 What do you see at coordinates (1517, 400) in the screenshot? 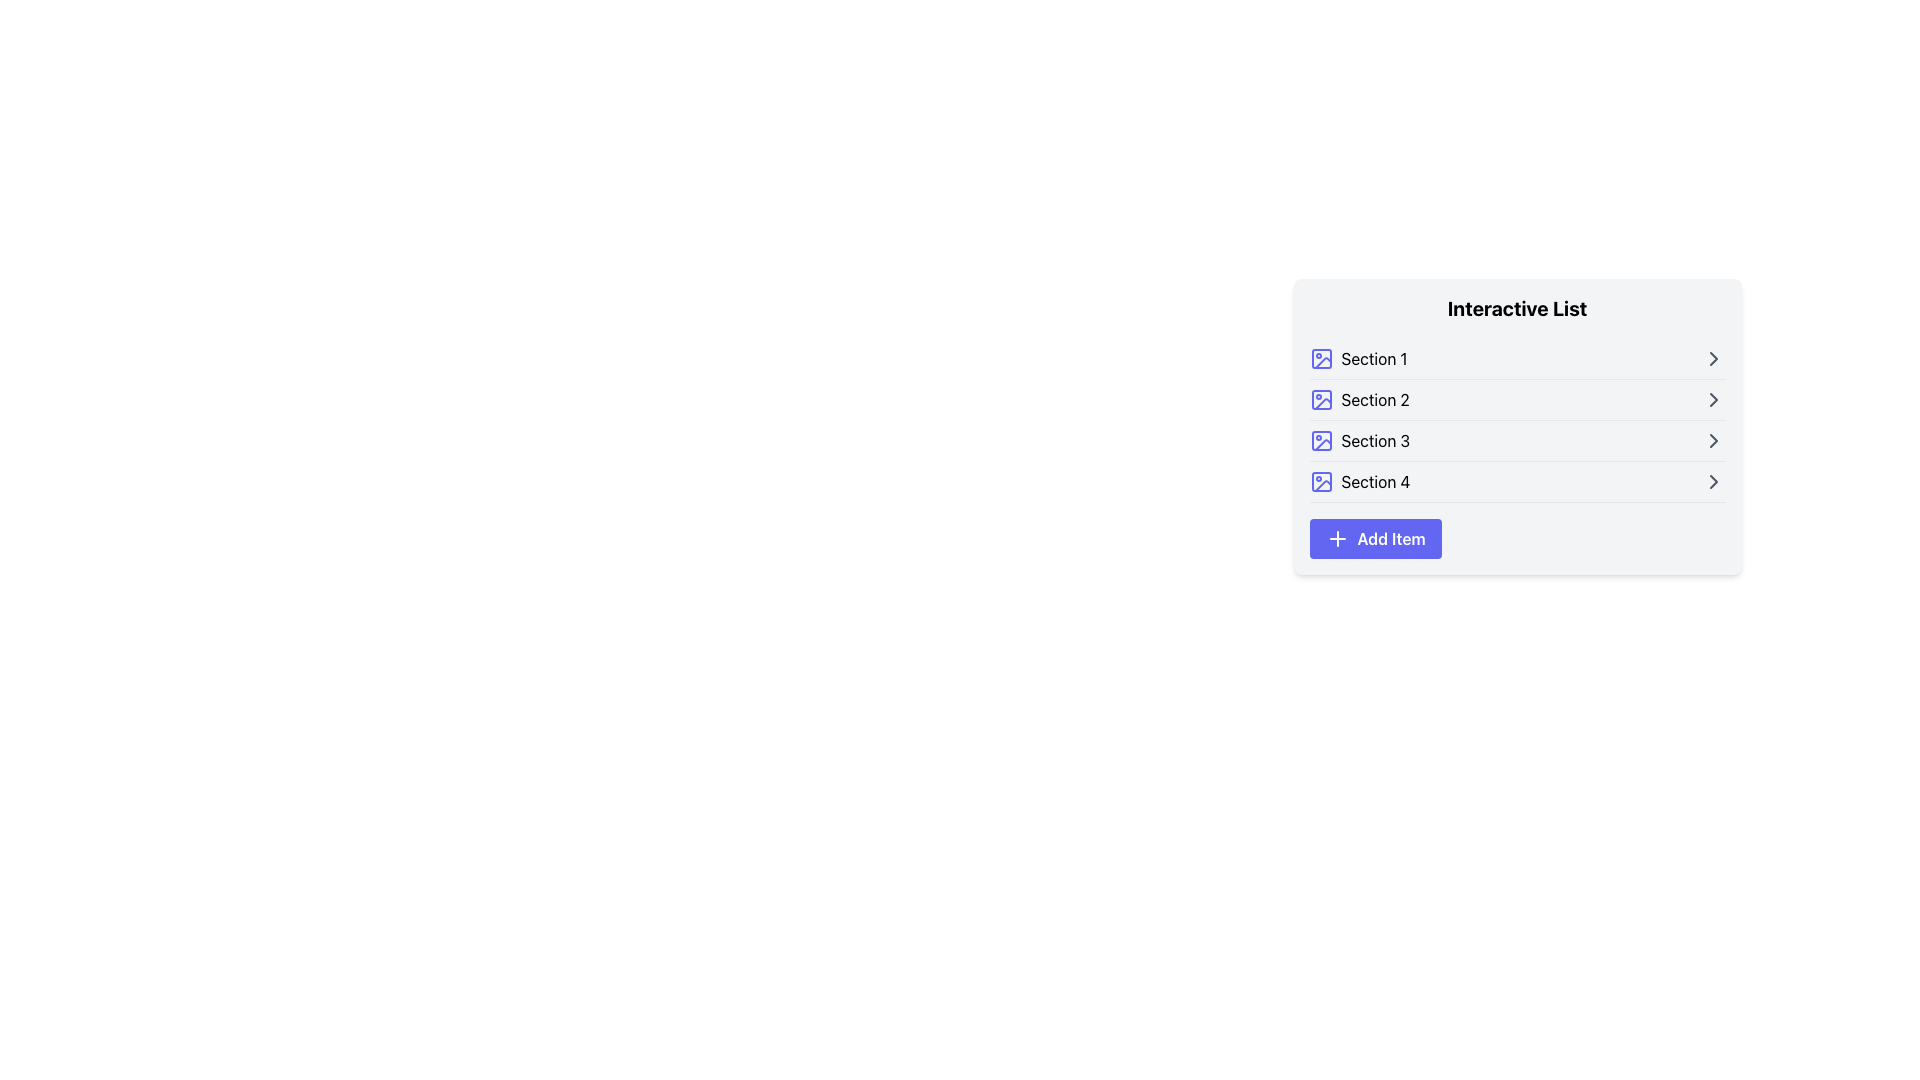
I see `the second list item labeled 'Section 2'` at bounding box center [1517, 400].